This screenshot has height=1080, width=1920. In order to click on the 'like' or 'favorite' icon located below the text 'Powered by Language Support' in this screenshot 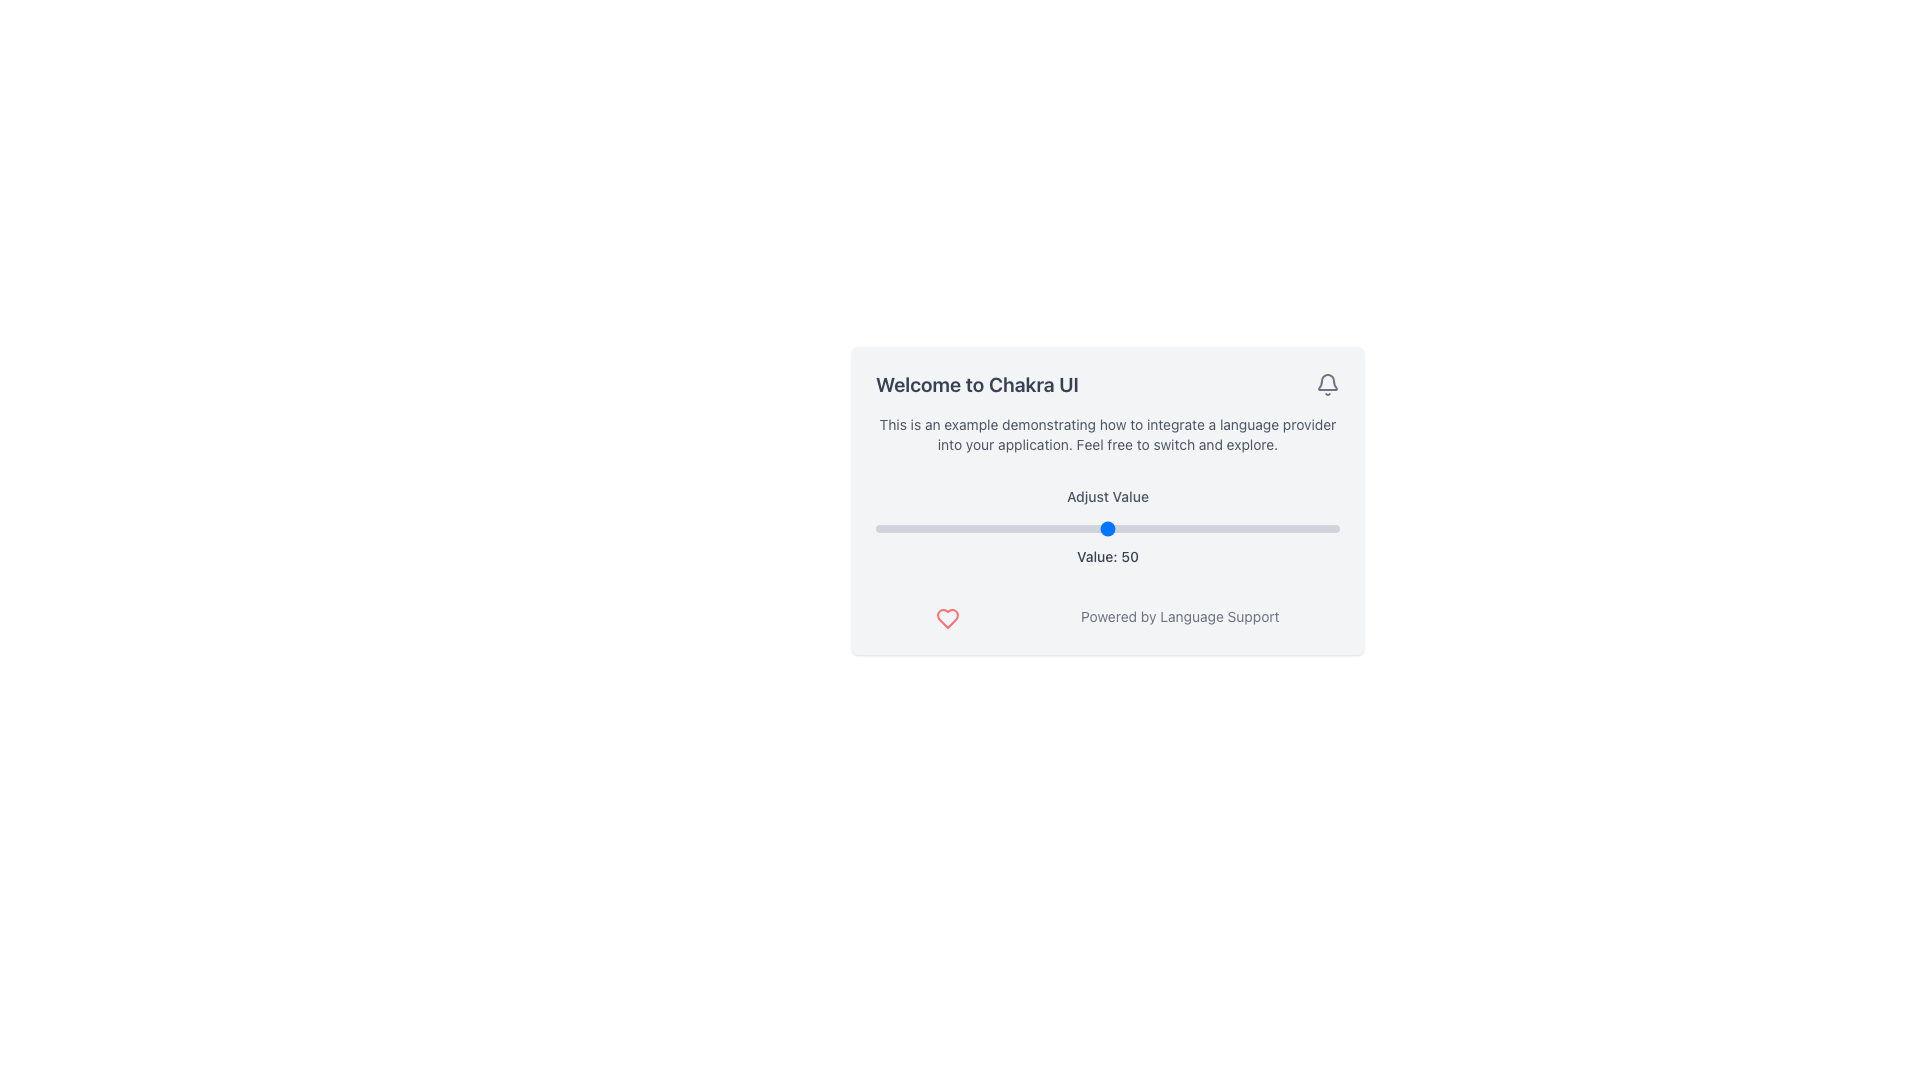, I will do `click(947, 617)`.